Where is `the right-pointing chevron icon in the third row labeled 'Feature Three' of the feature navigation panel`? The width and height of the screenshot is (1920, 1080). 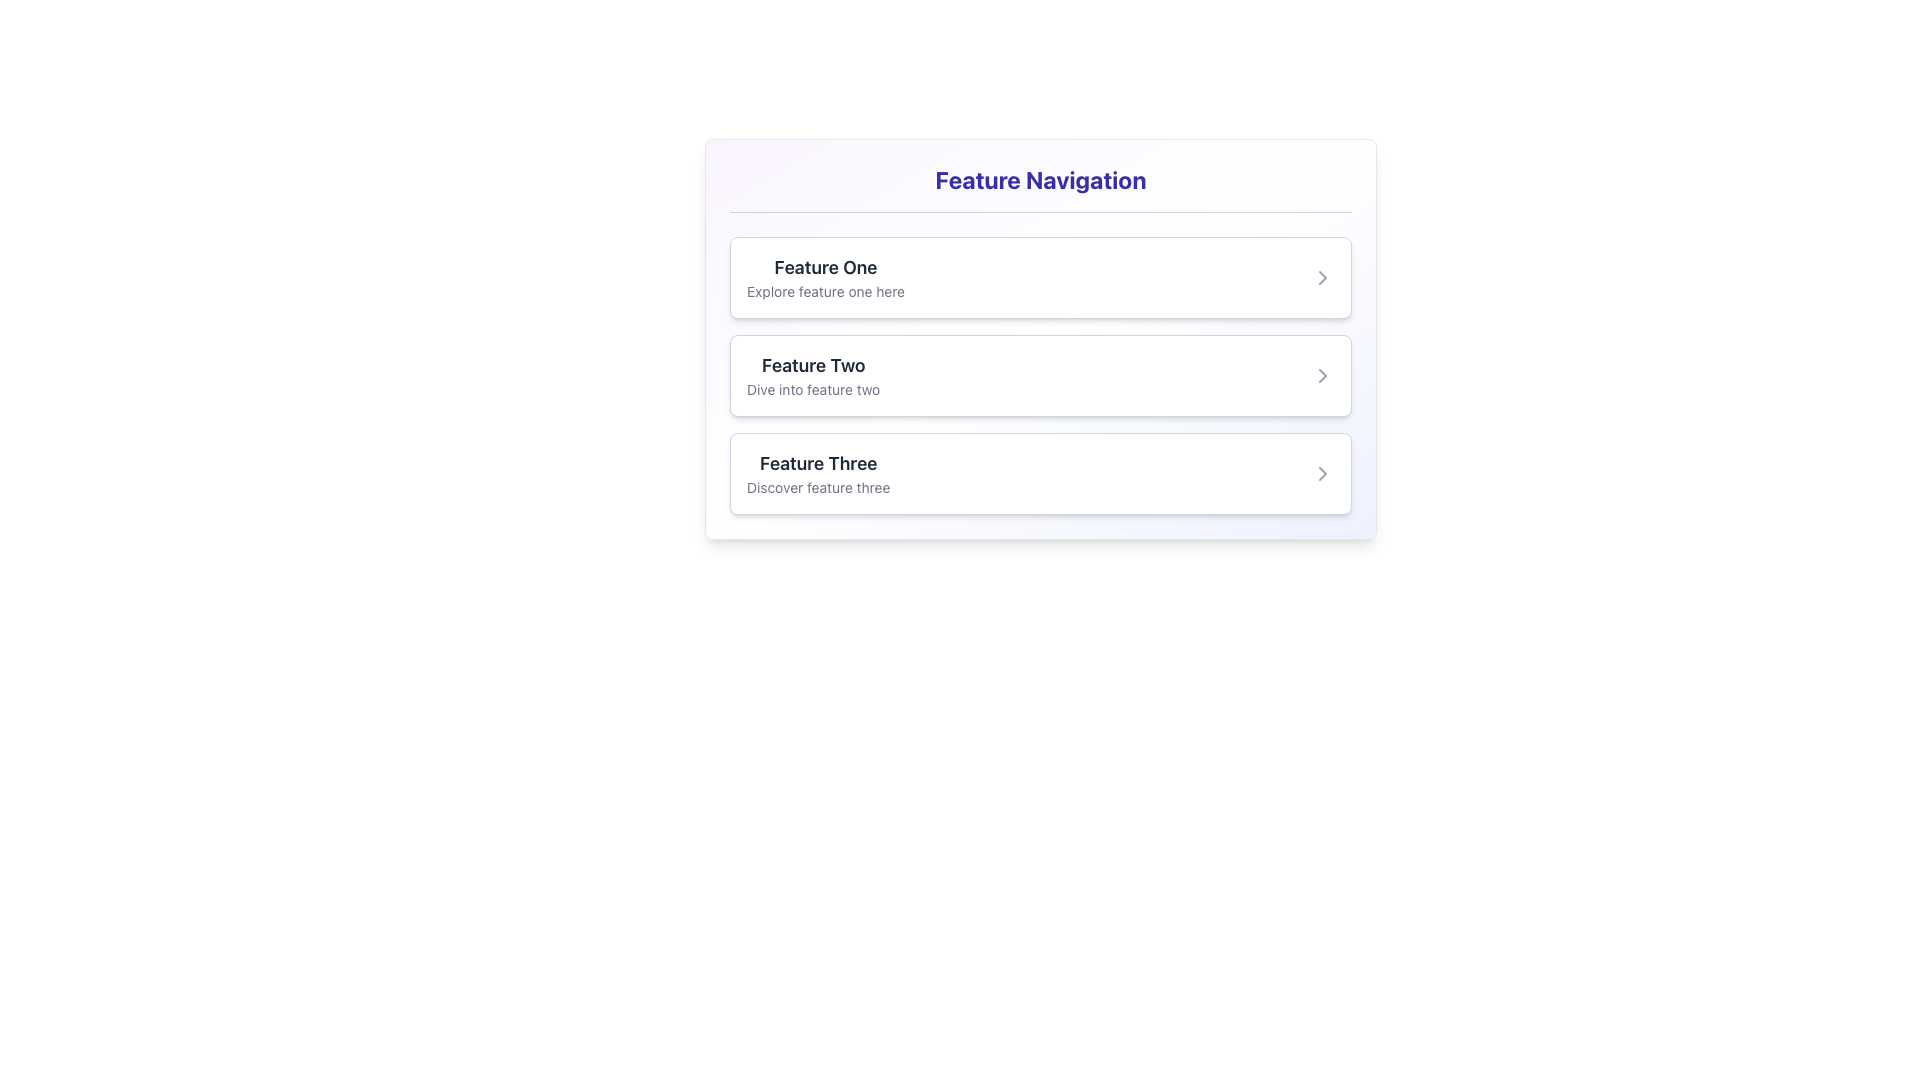
the right-pointing chevron icon in the third row labeled 'Feature Three' of the feature navigation panel is located at coordinates (1323, 474).